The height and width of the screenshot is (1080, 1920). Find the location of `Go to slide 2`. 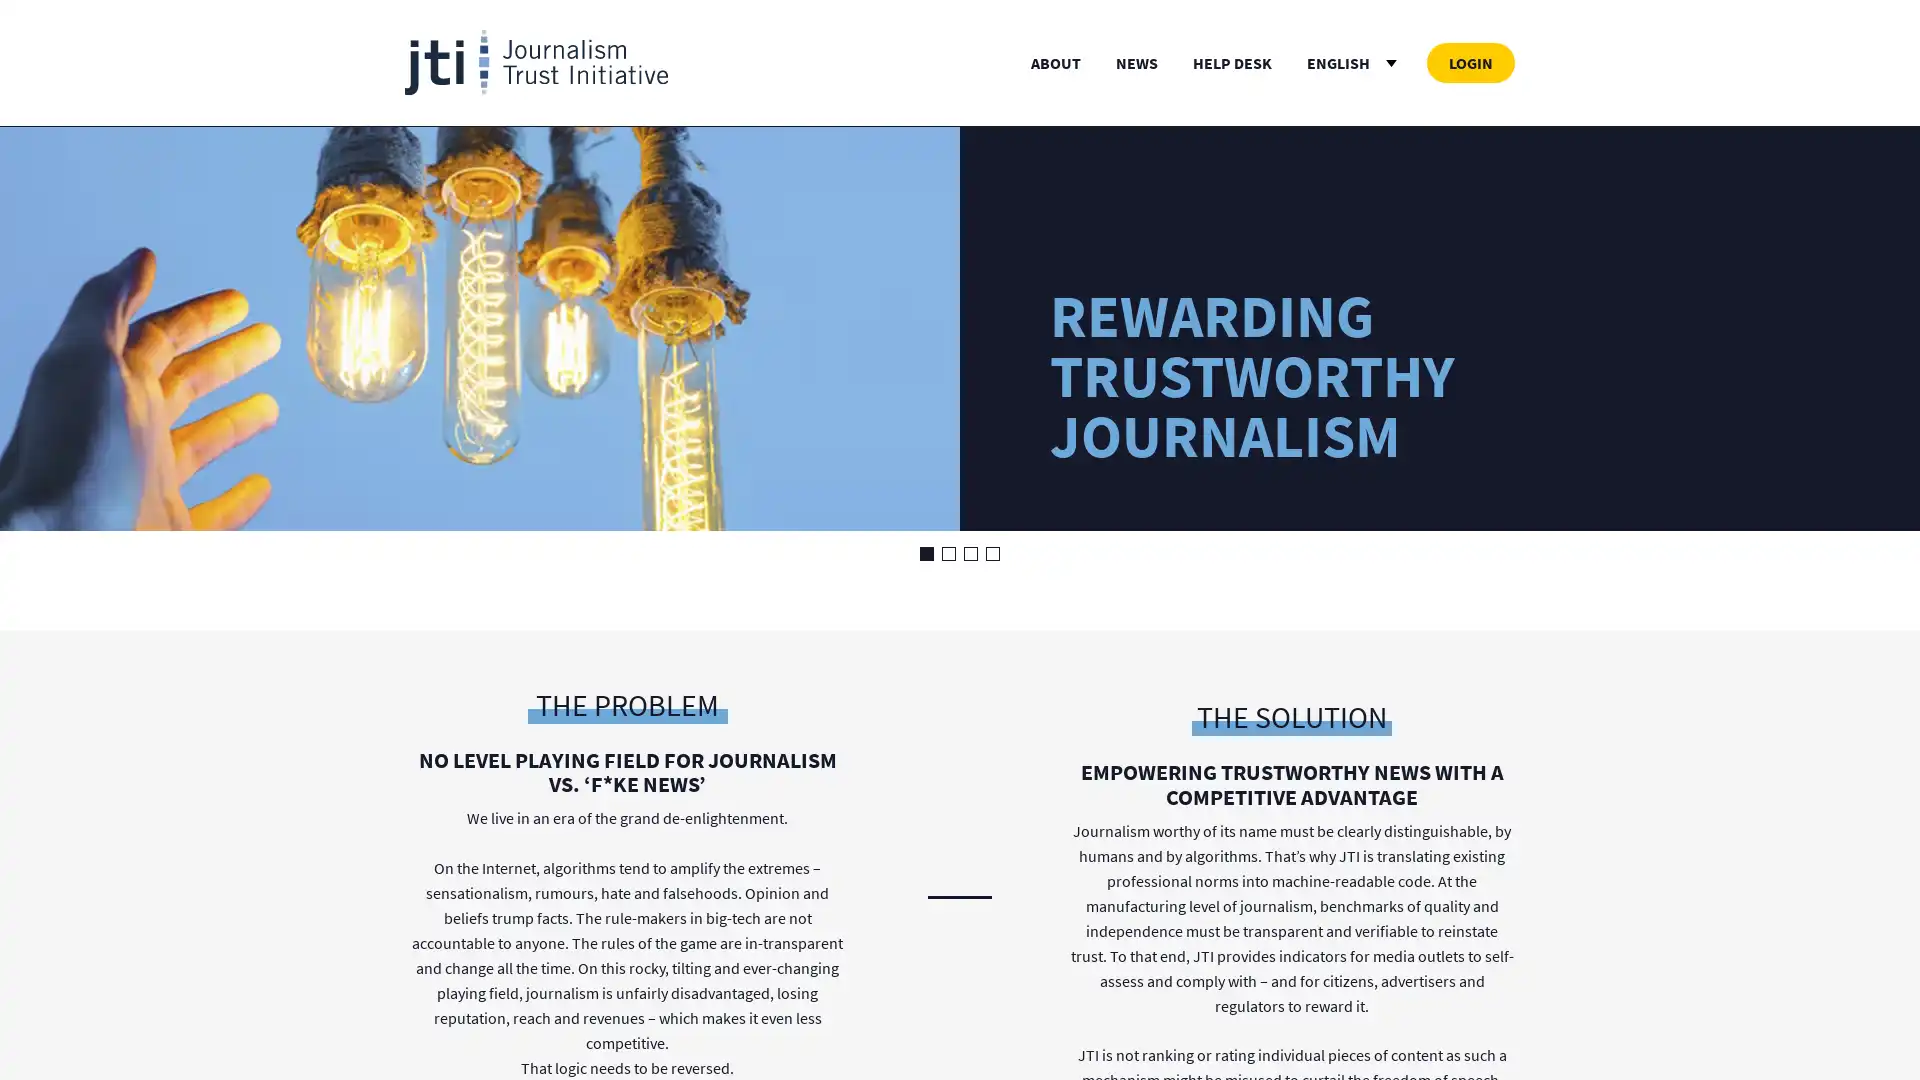

Go to slide 2 is located at coordinates (948, 554).